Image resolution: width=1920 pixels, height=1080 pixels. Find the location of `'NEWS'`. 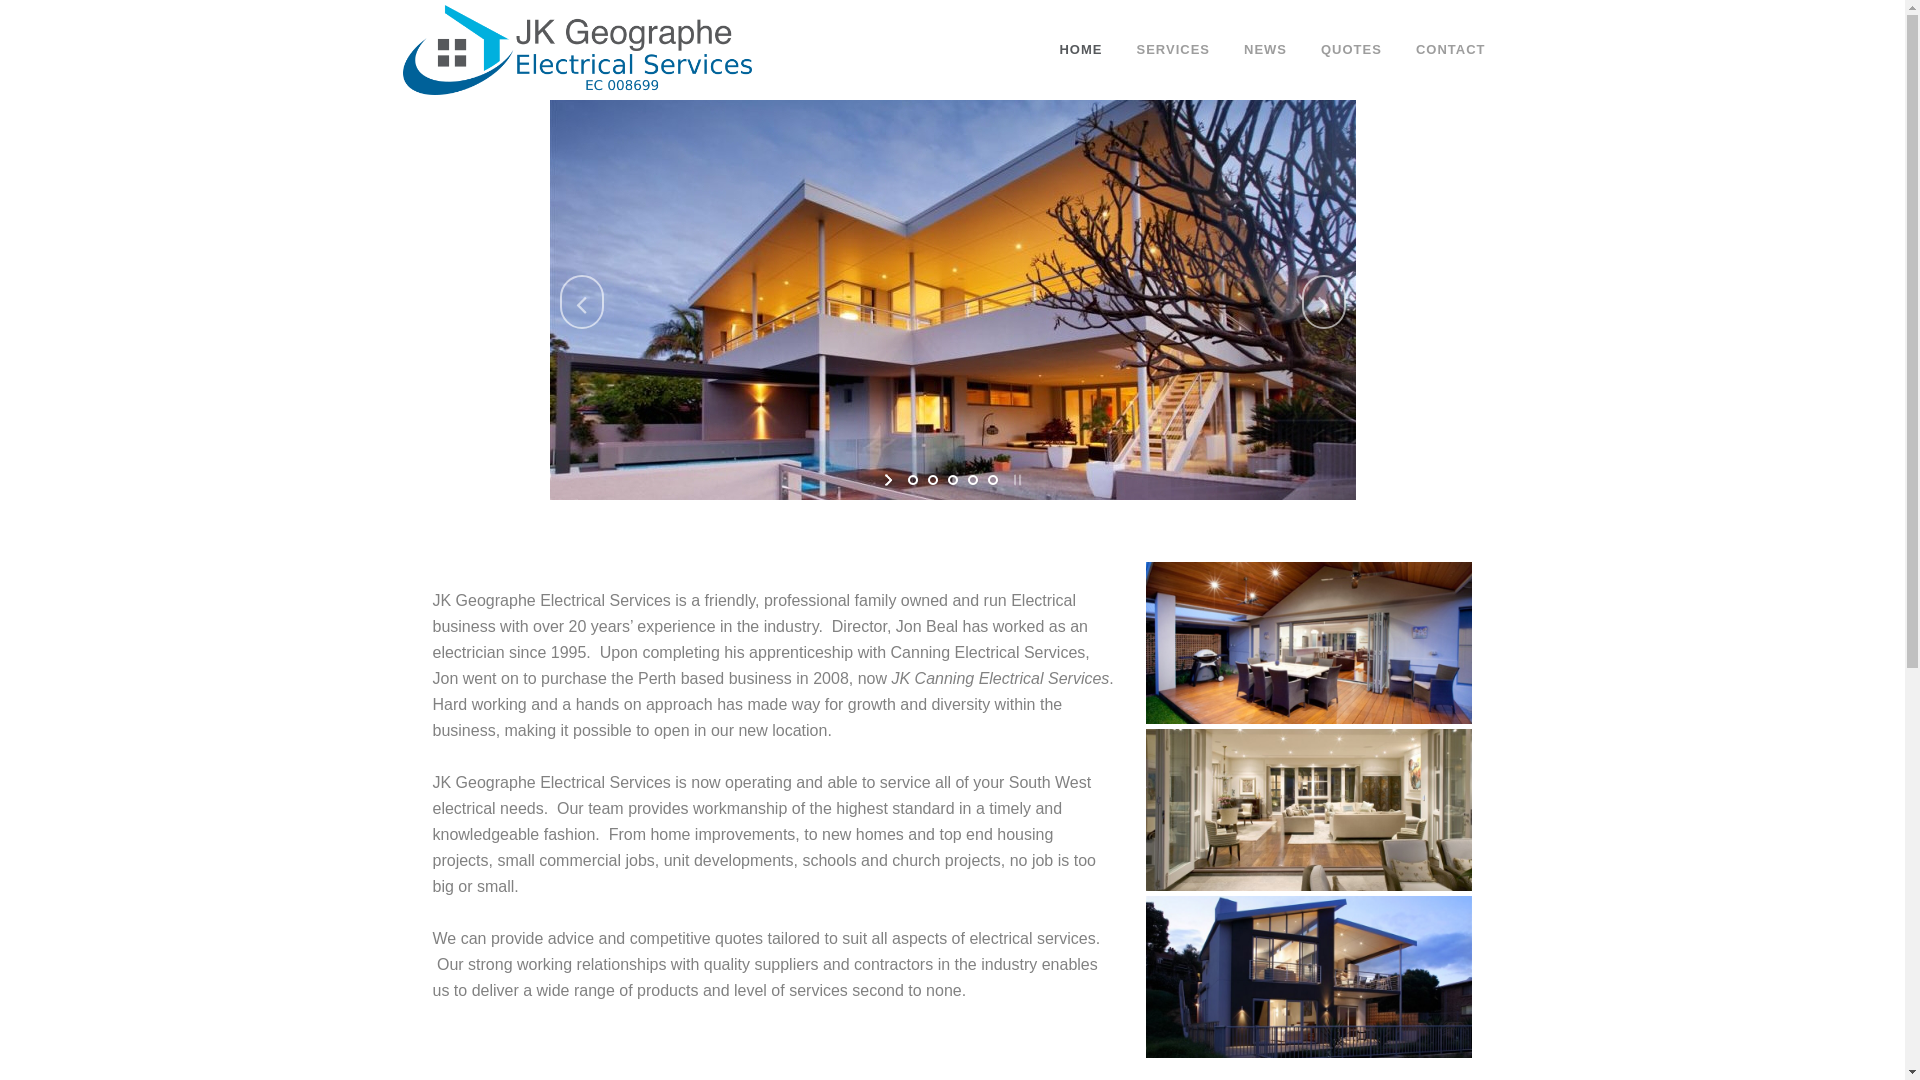

'NEWS' is located at coordinates (1264, 49).